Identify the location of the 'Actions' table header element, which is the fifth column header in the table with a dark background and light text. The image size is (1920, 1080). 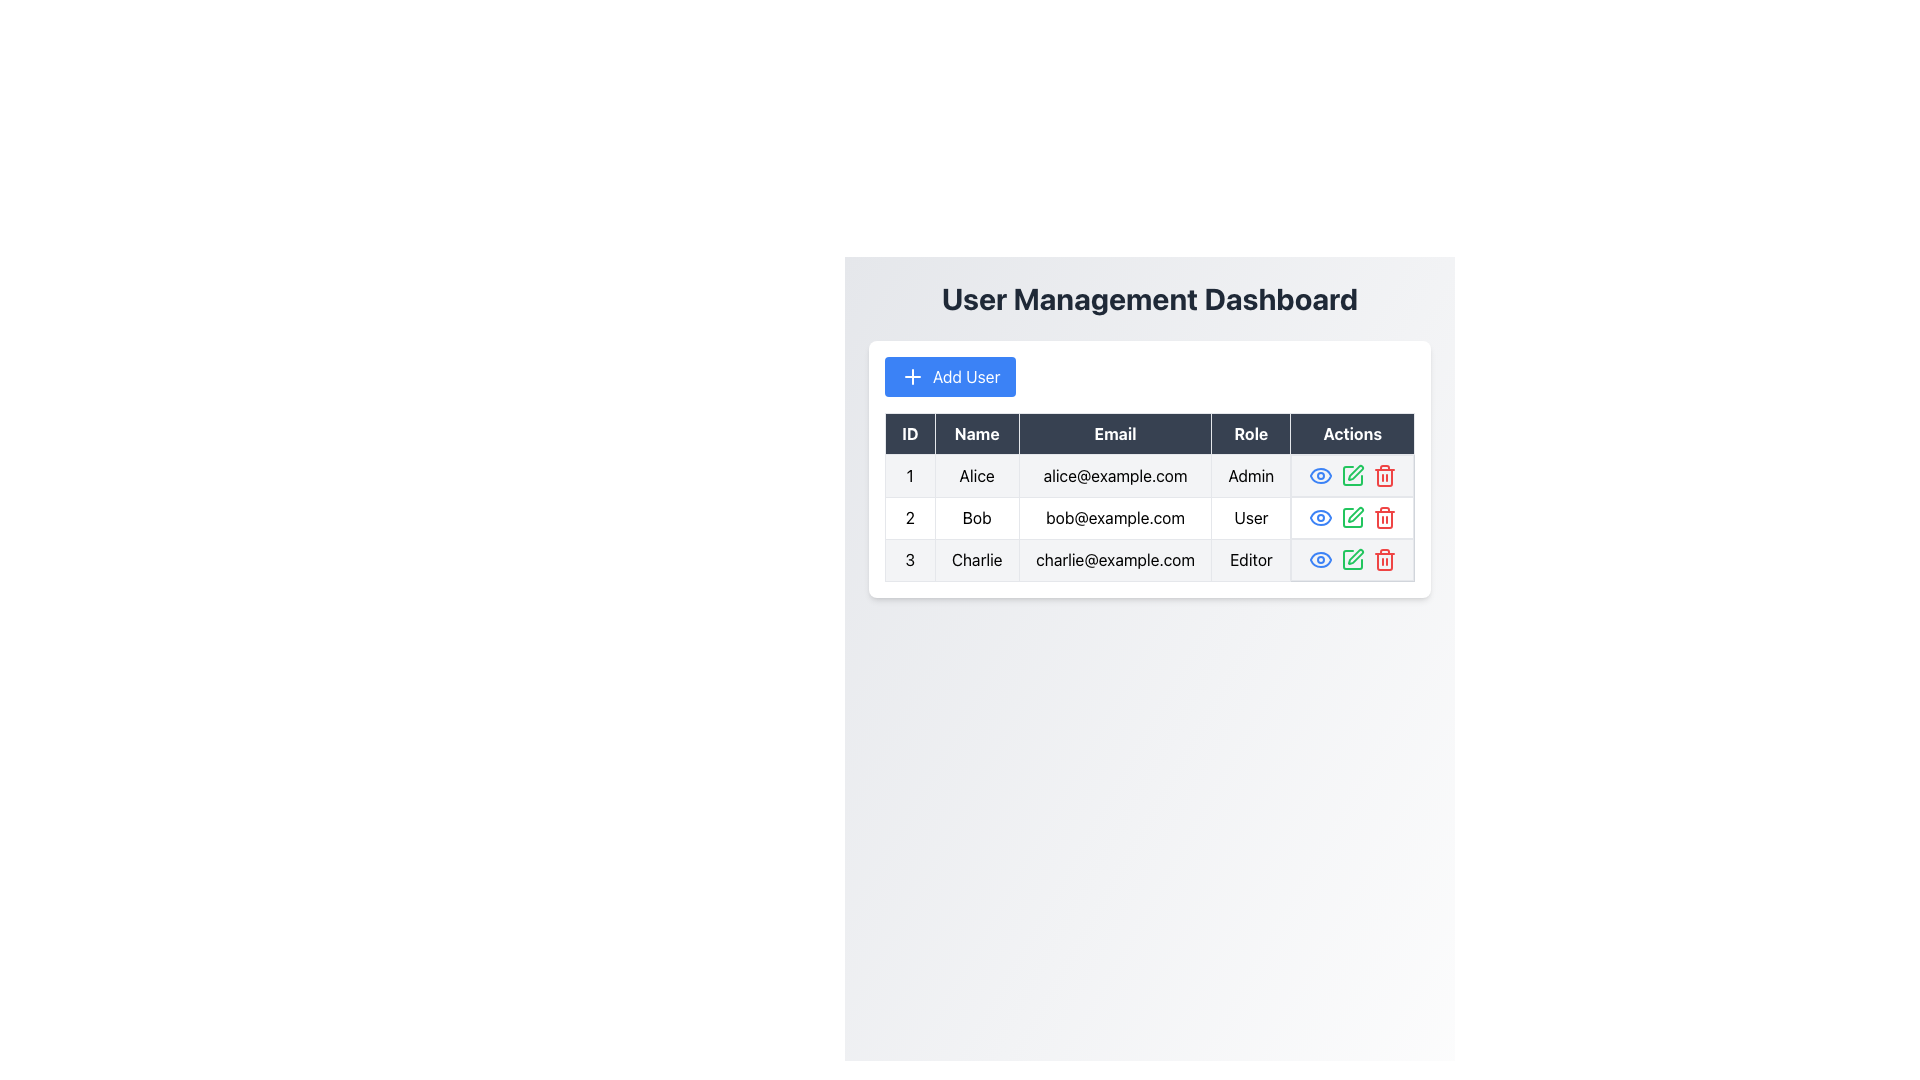
(1352, 433).